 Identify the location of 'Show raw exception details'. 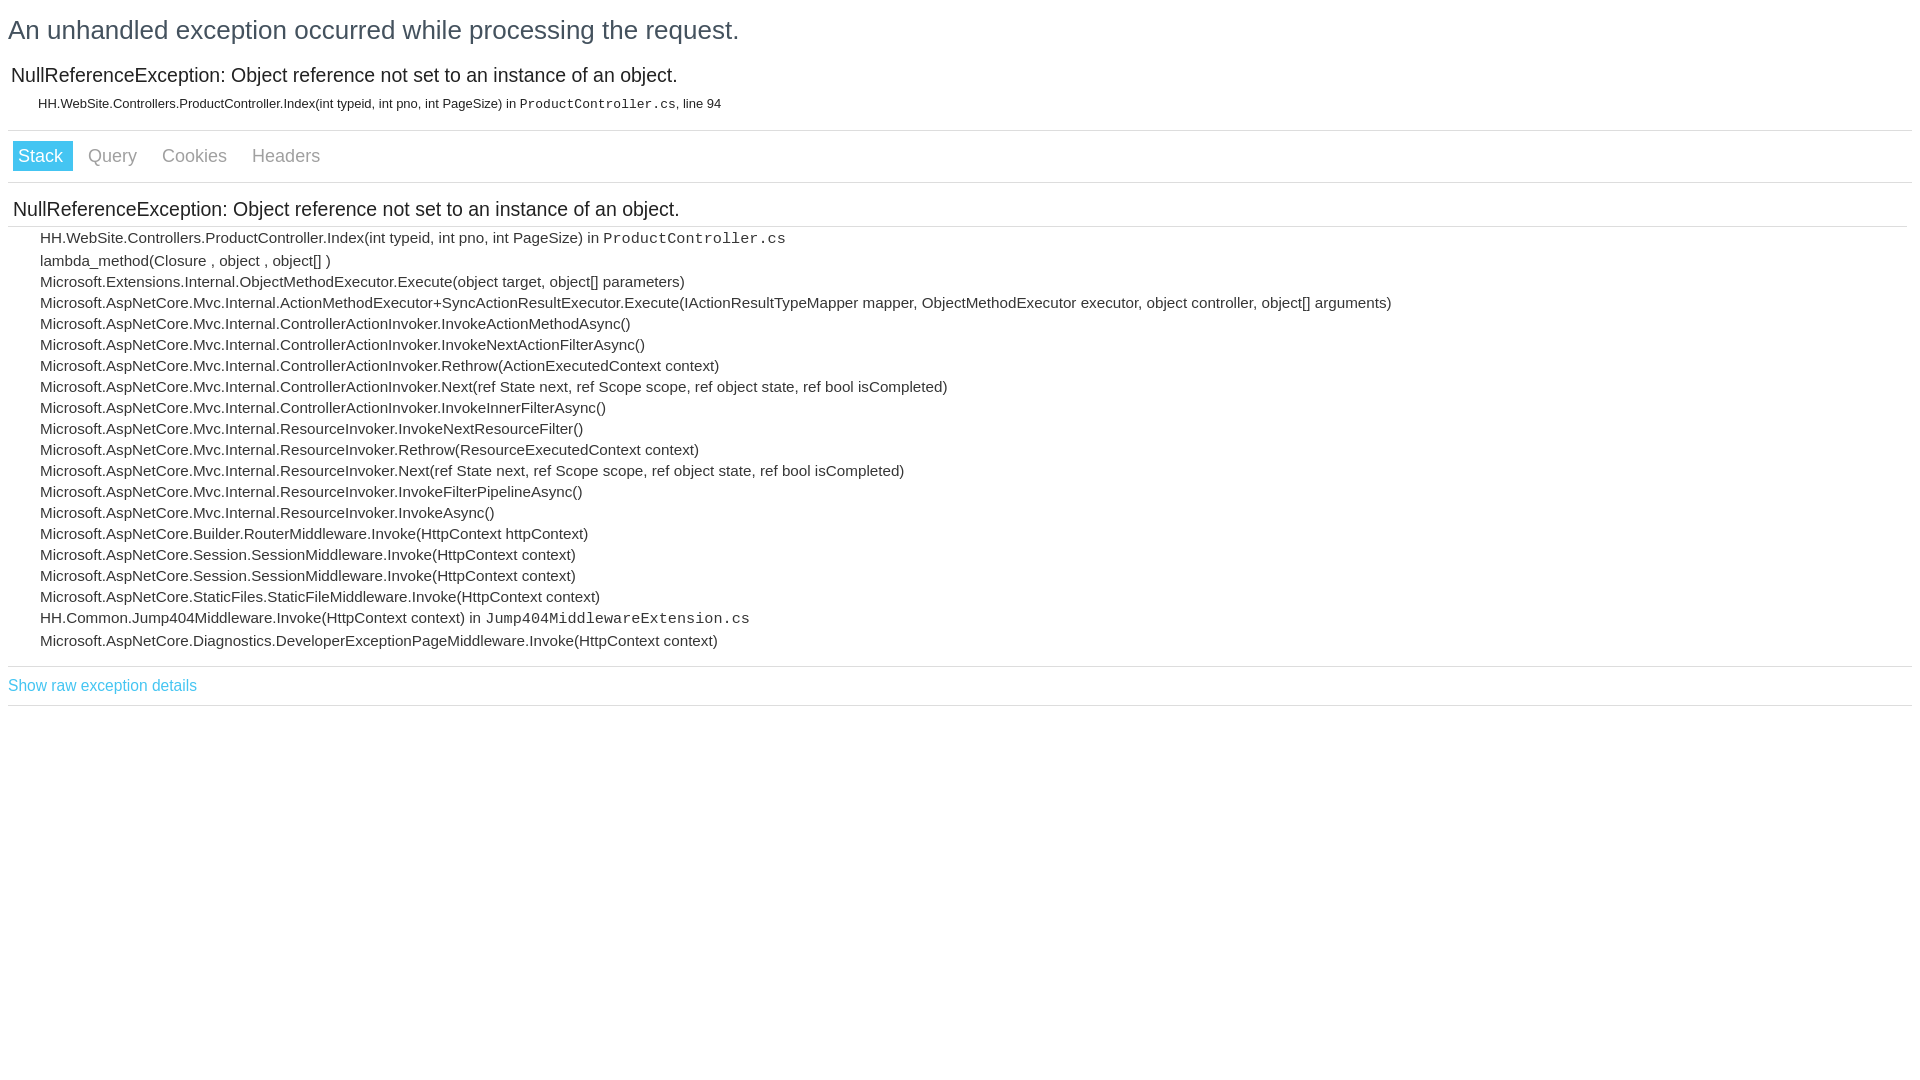
(101, 685).